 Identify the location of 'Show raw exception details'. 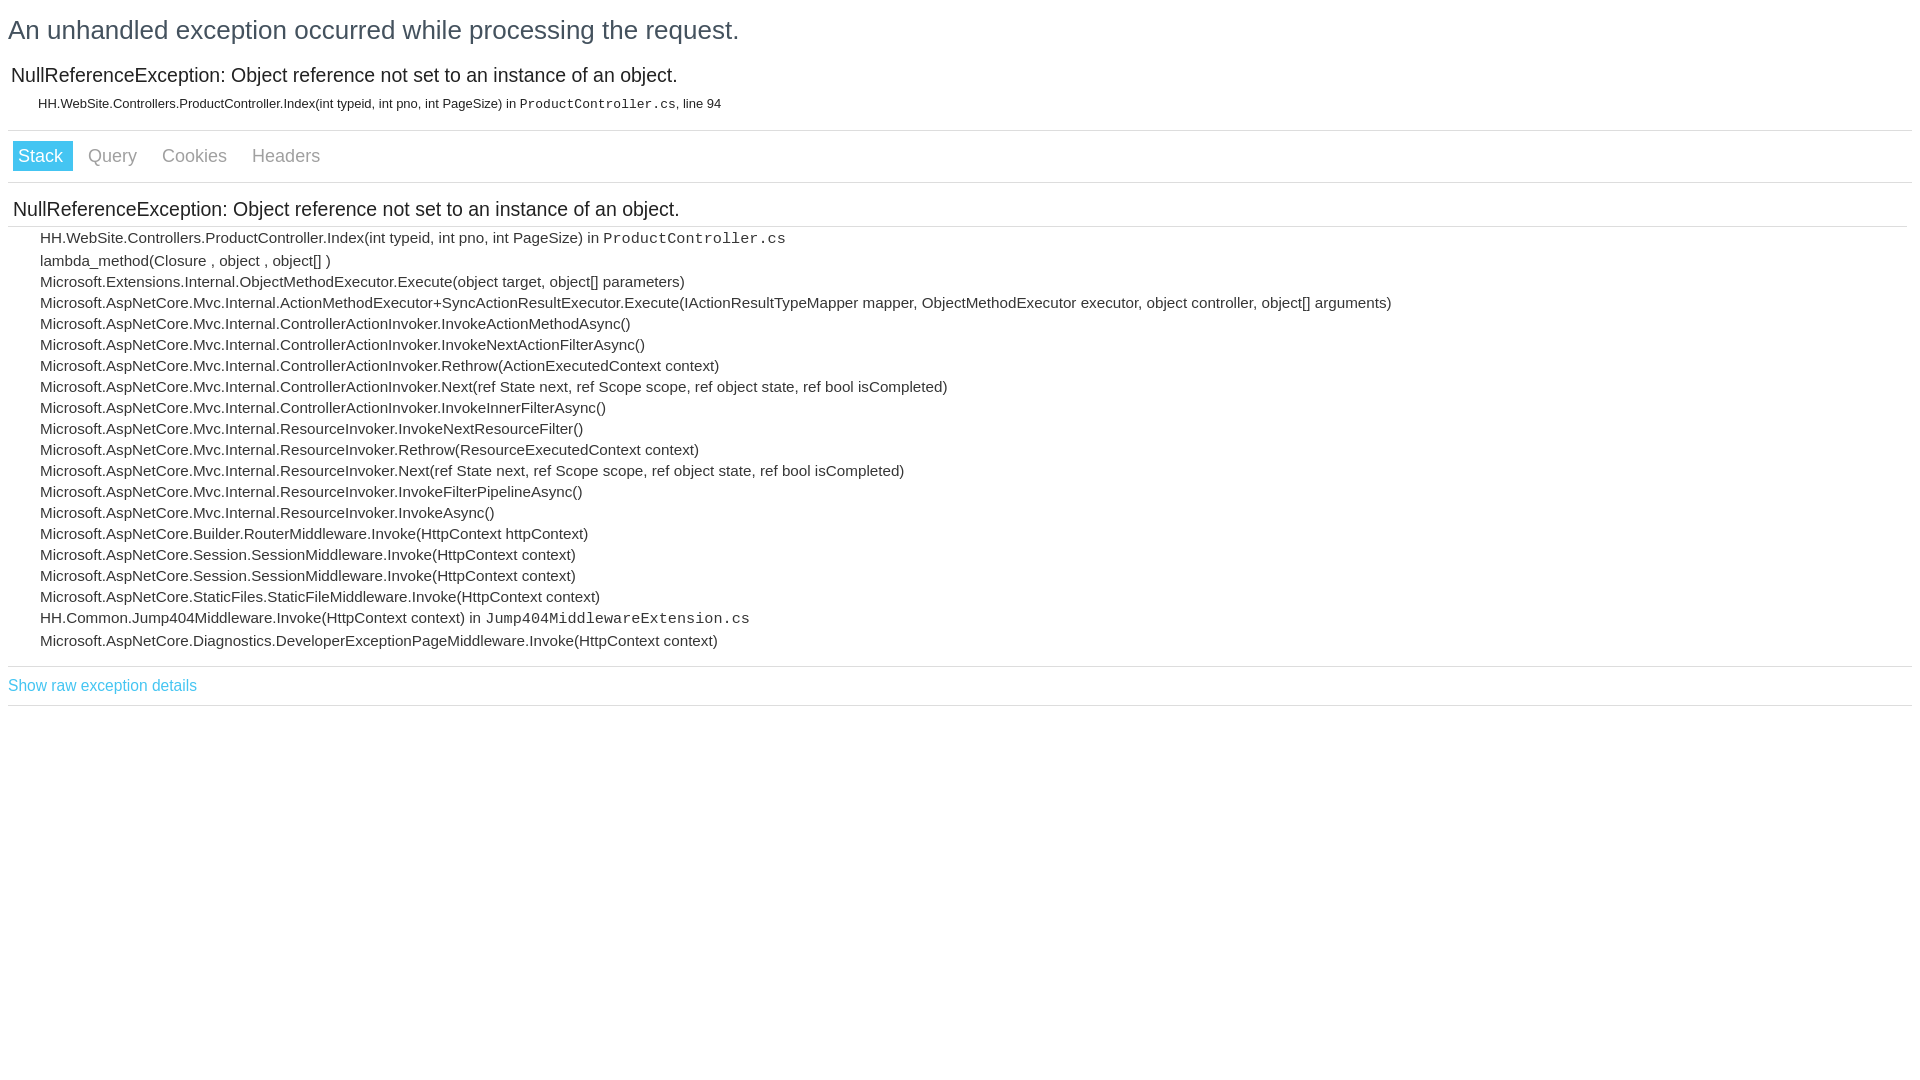
(101, 685).